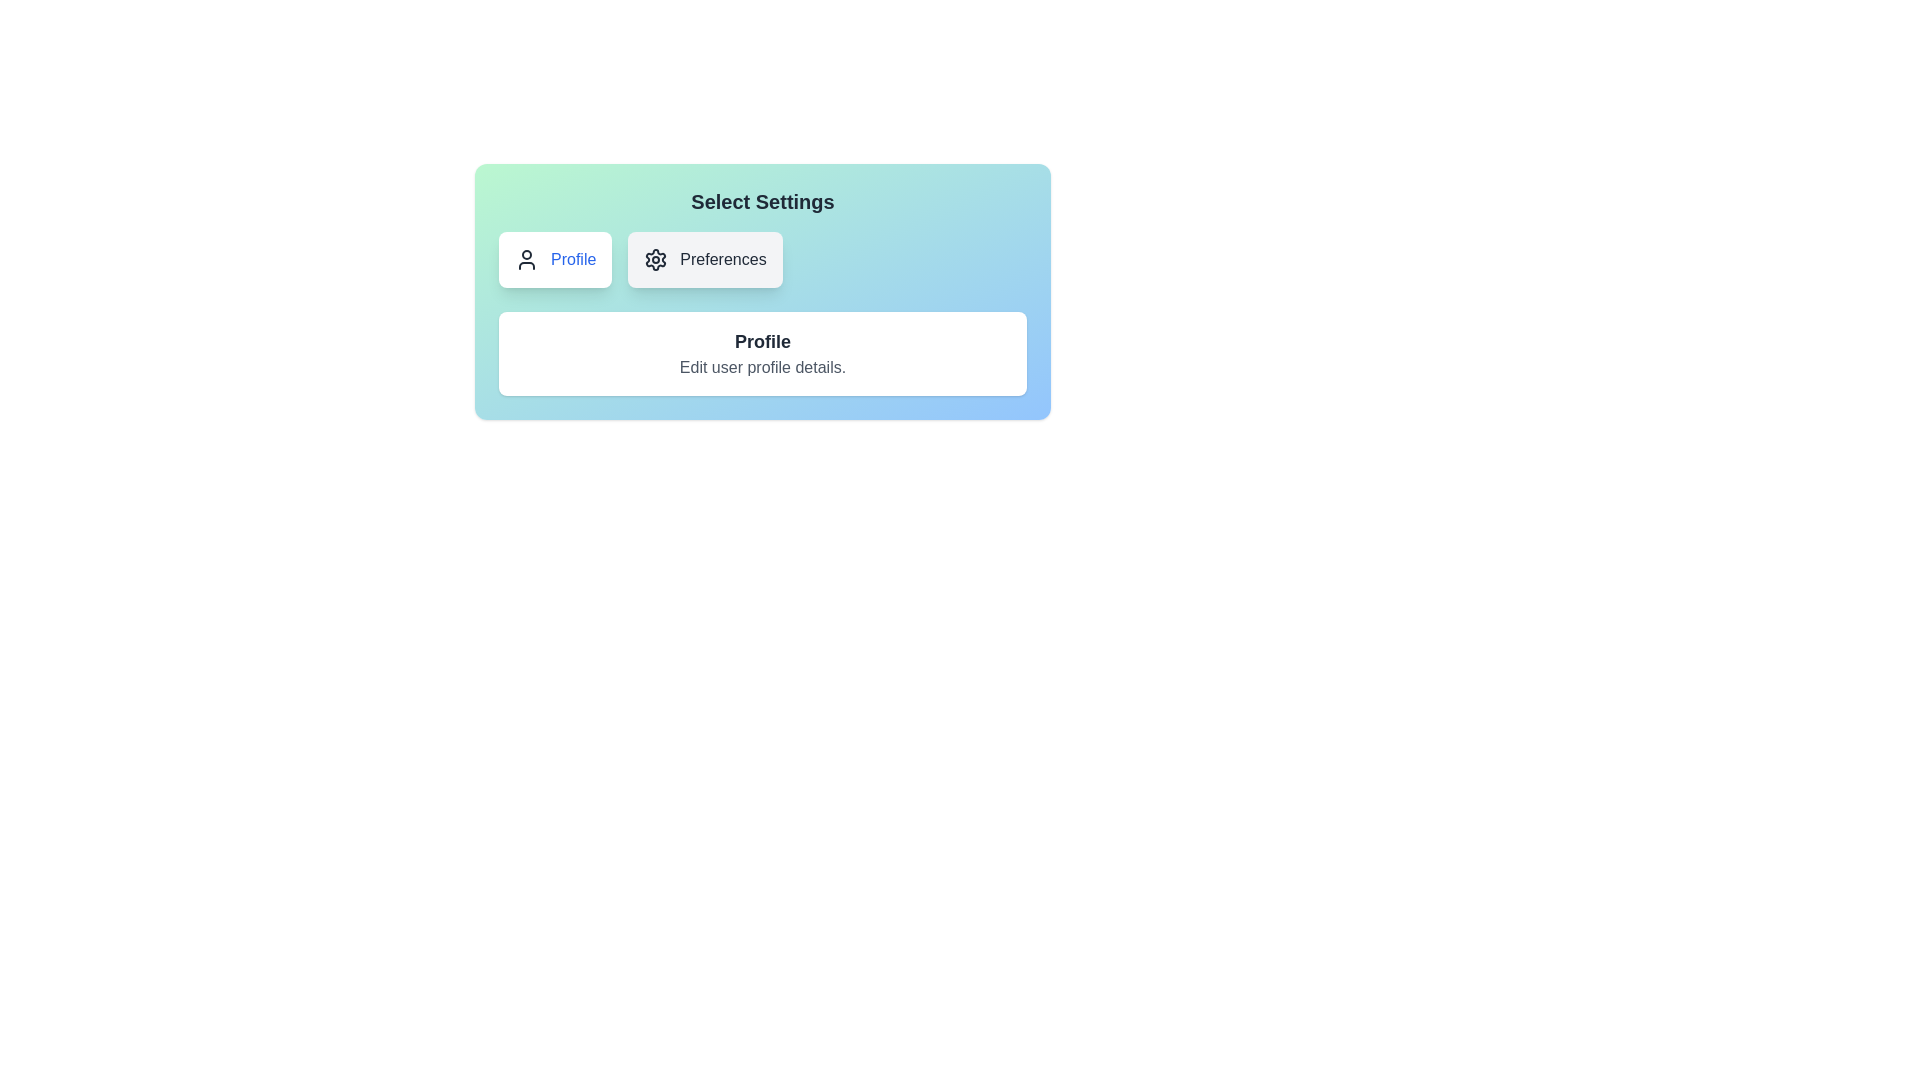 The image size is (1920, 1080). I want to click on the user icon SVG graphic which represents a minimalistic human figure, located to the left of the 'Profile' text in the button, so click(527, 258).